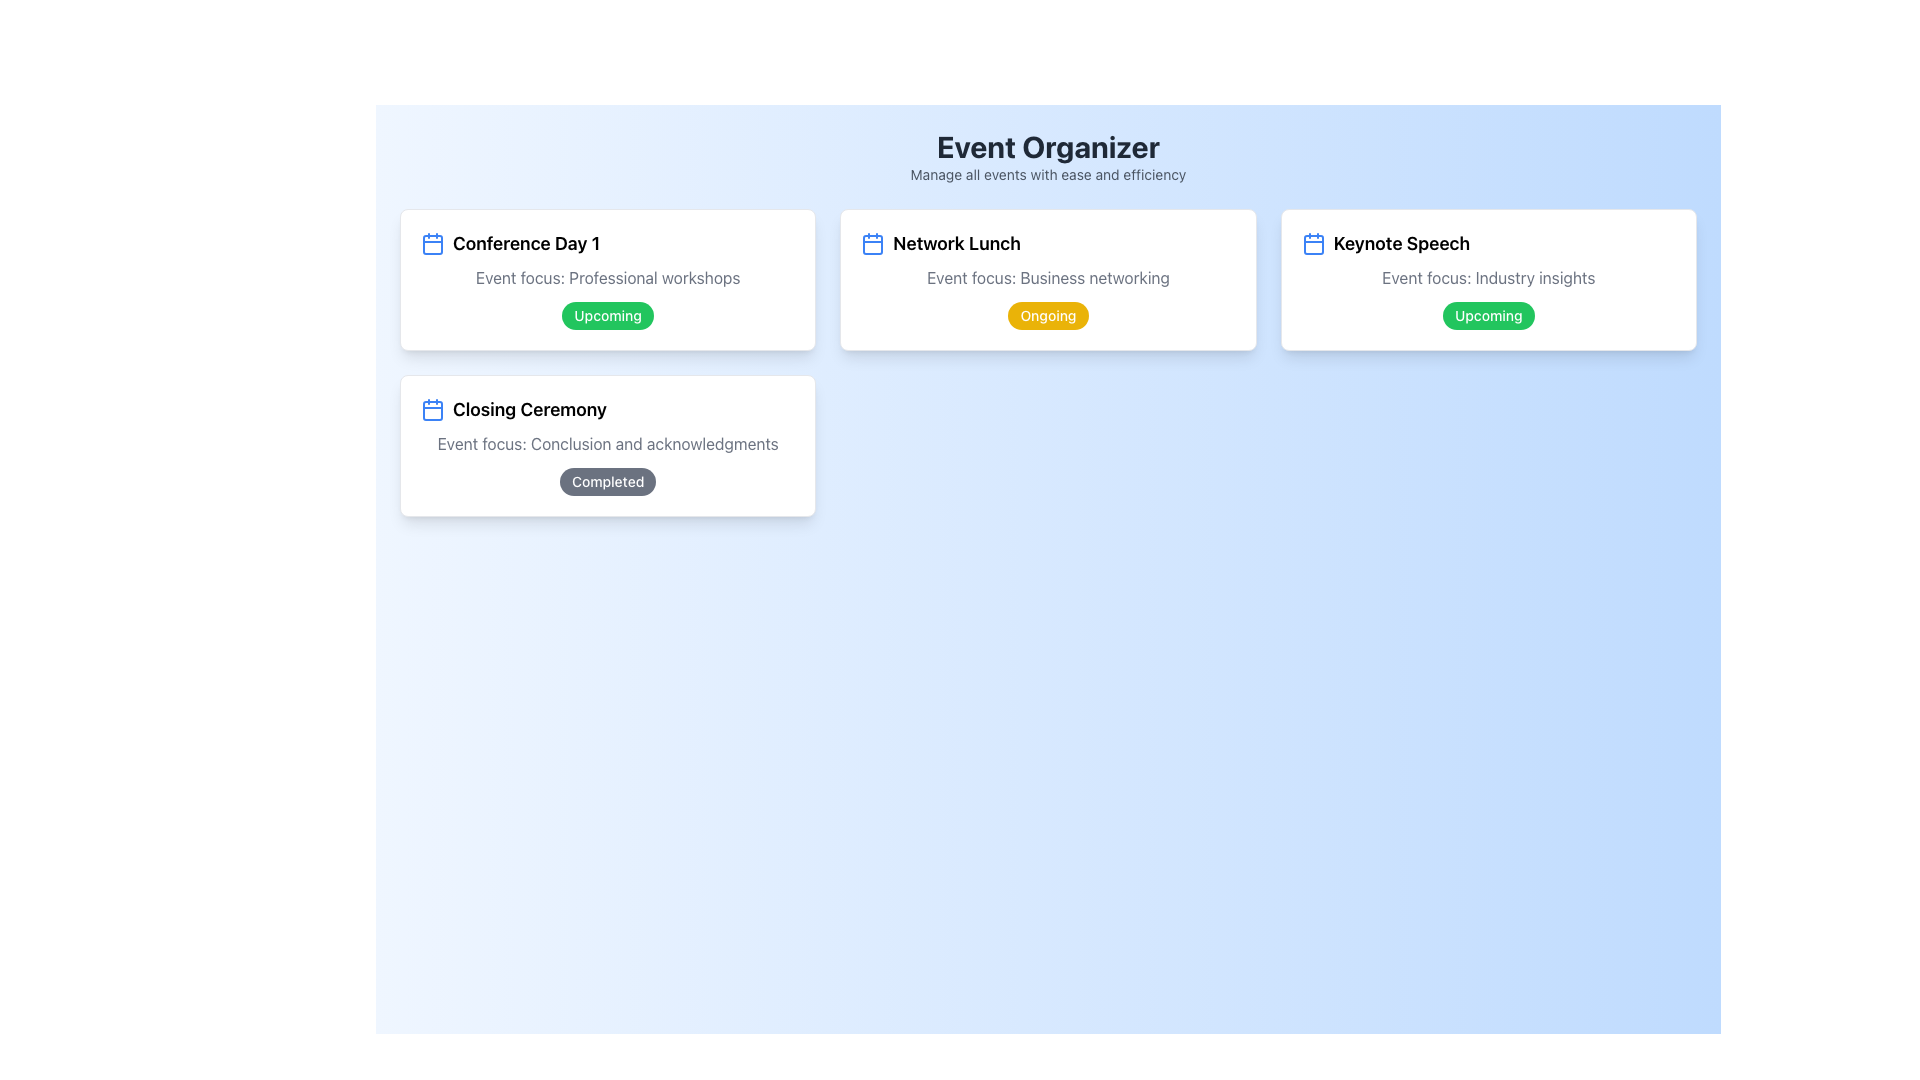 The width and height of the screenshot is (1920, 1080). Describe the element at coordinates (873, 242) in the screenshot. I see `the calendar icon with a blue outline located at the top-left corner of the 'Network Lunch' event card as static information` at that location.